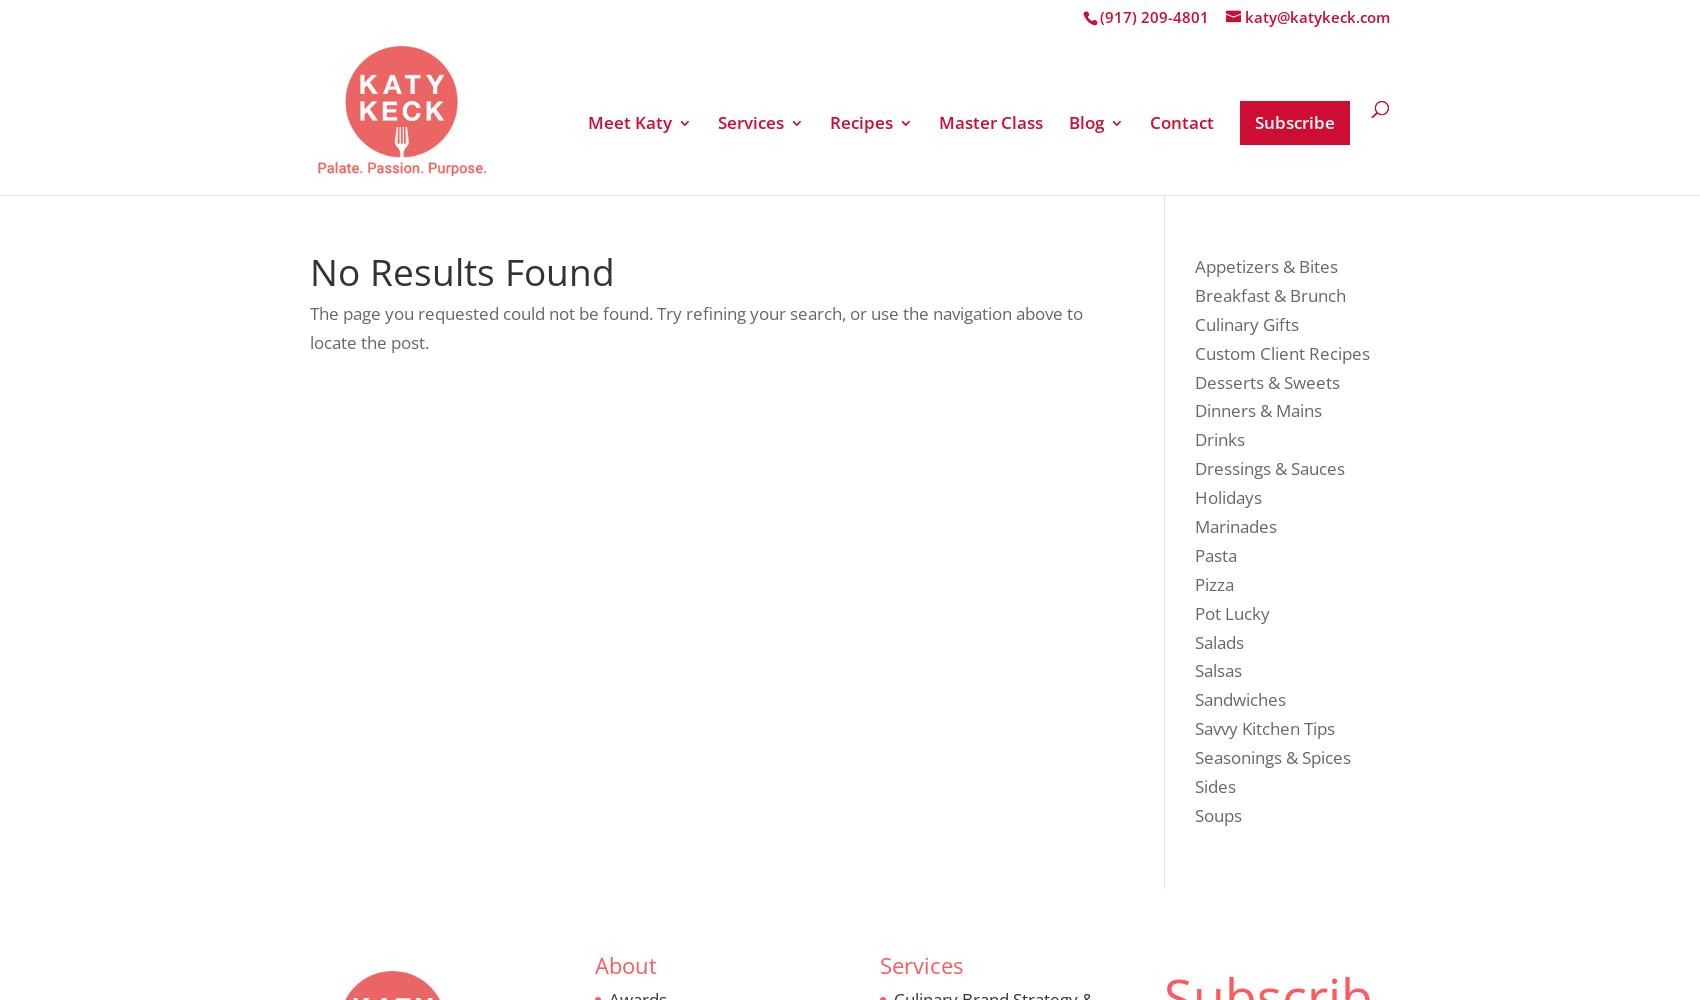 The height and width of the screenshot is (1000, 1700). I want to click on 'Featured Chef', so click(686, 464).